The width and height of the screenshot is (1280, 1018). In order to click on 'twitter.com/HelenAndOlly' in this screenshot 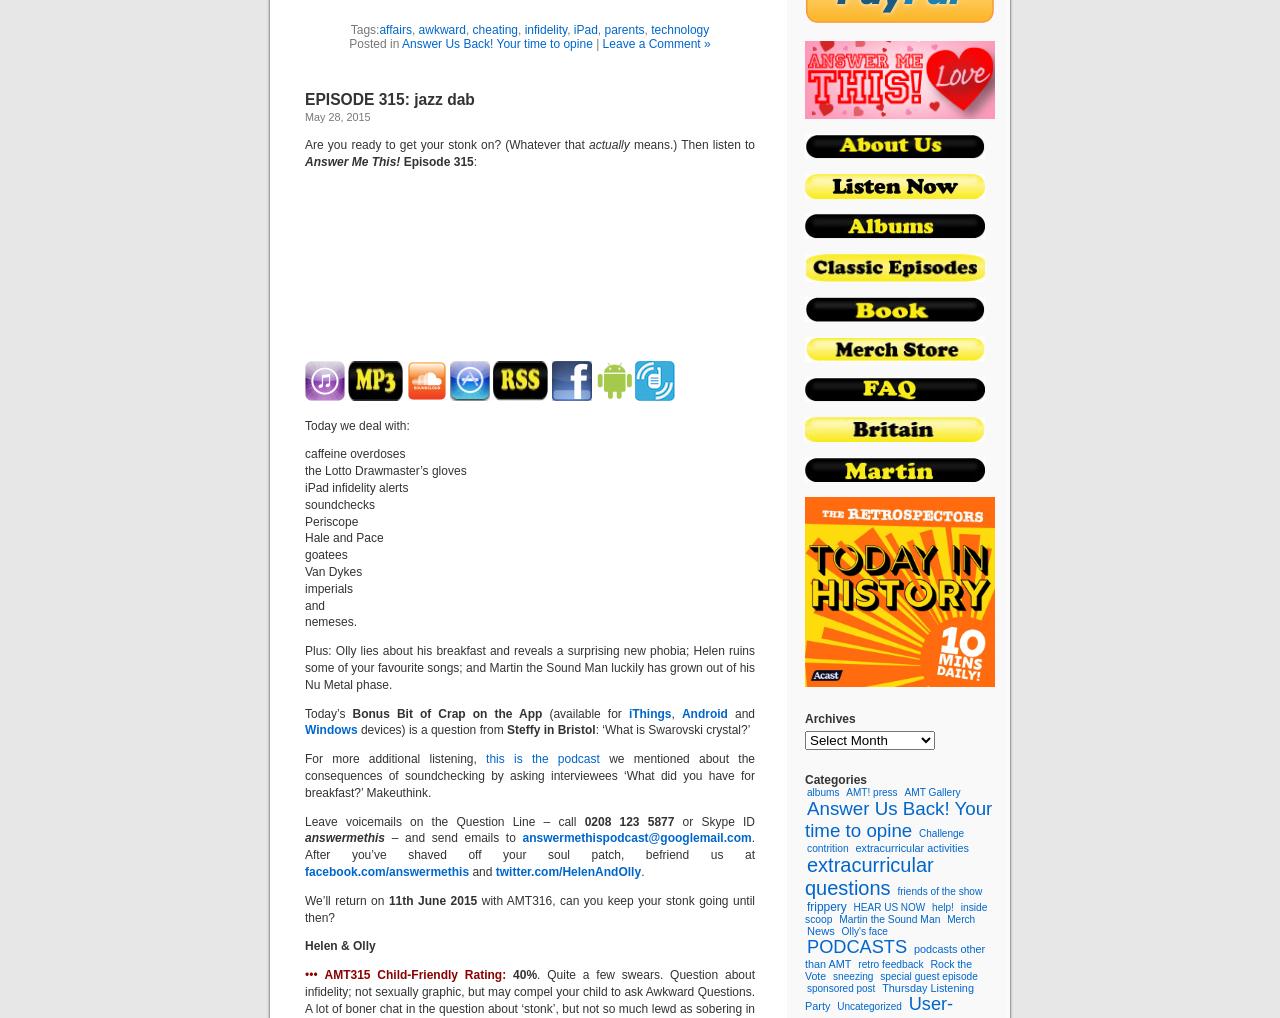, I will do `click(566, 871)`.